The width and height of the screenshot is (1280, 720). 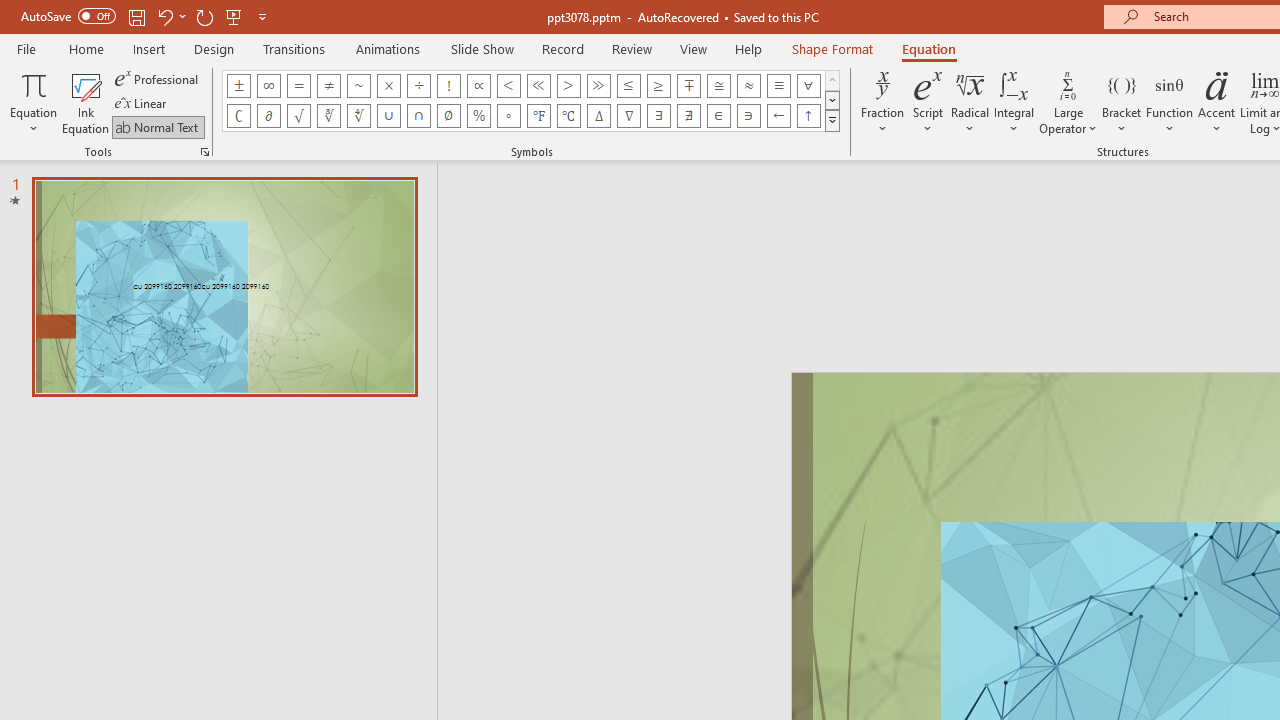 What do you see at coordinates (33, 103) in the screenshot?
I see `'Equation'` at bounding box center [33, 103].